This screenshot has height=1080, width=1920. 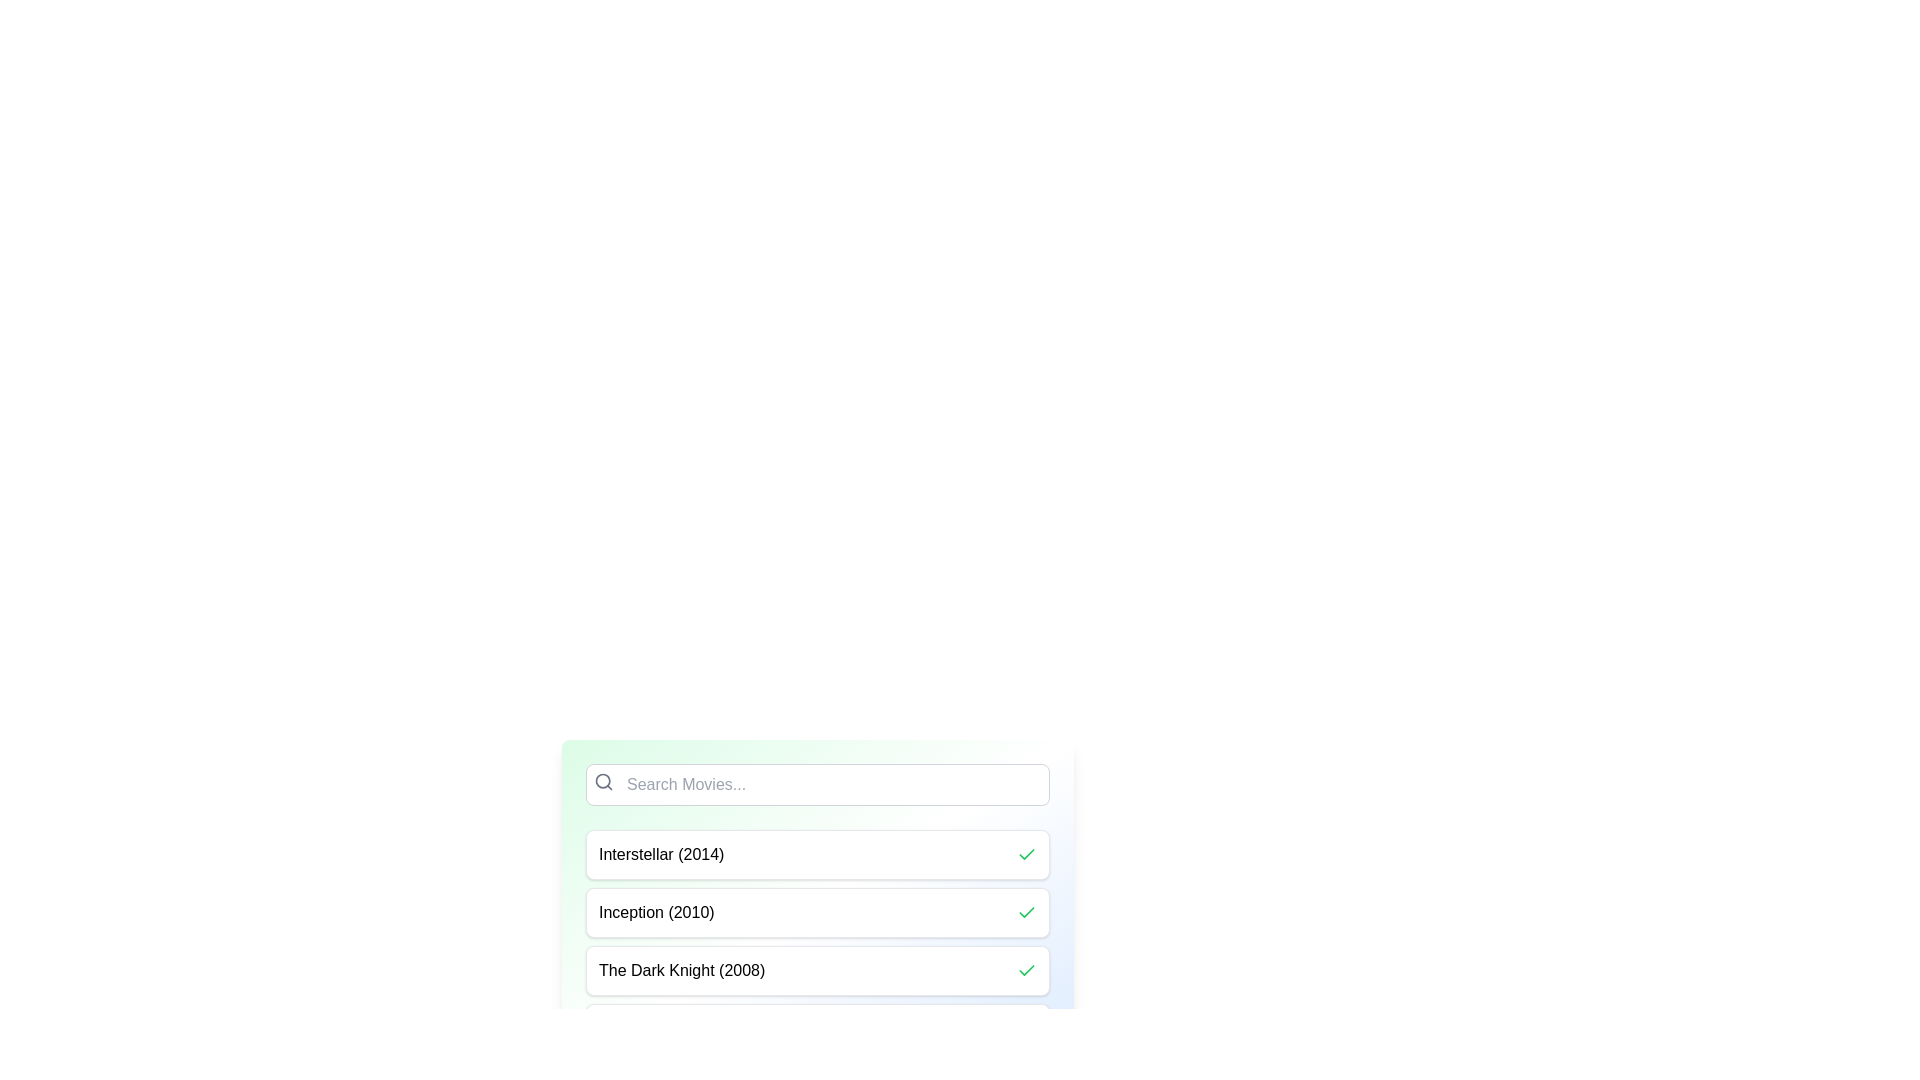 What do you see at coordinates (1027, 970) in the screenshot?
I see `the confirmation icon associated with the list item labeled 'The Dark Knight (2008)'` at bounding box center [1027, 970].